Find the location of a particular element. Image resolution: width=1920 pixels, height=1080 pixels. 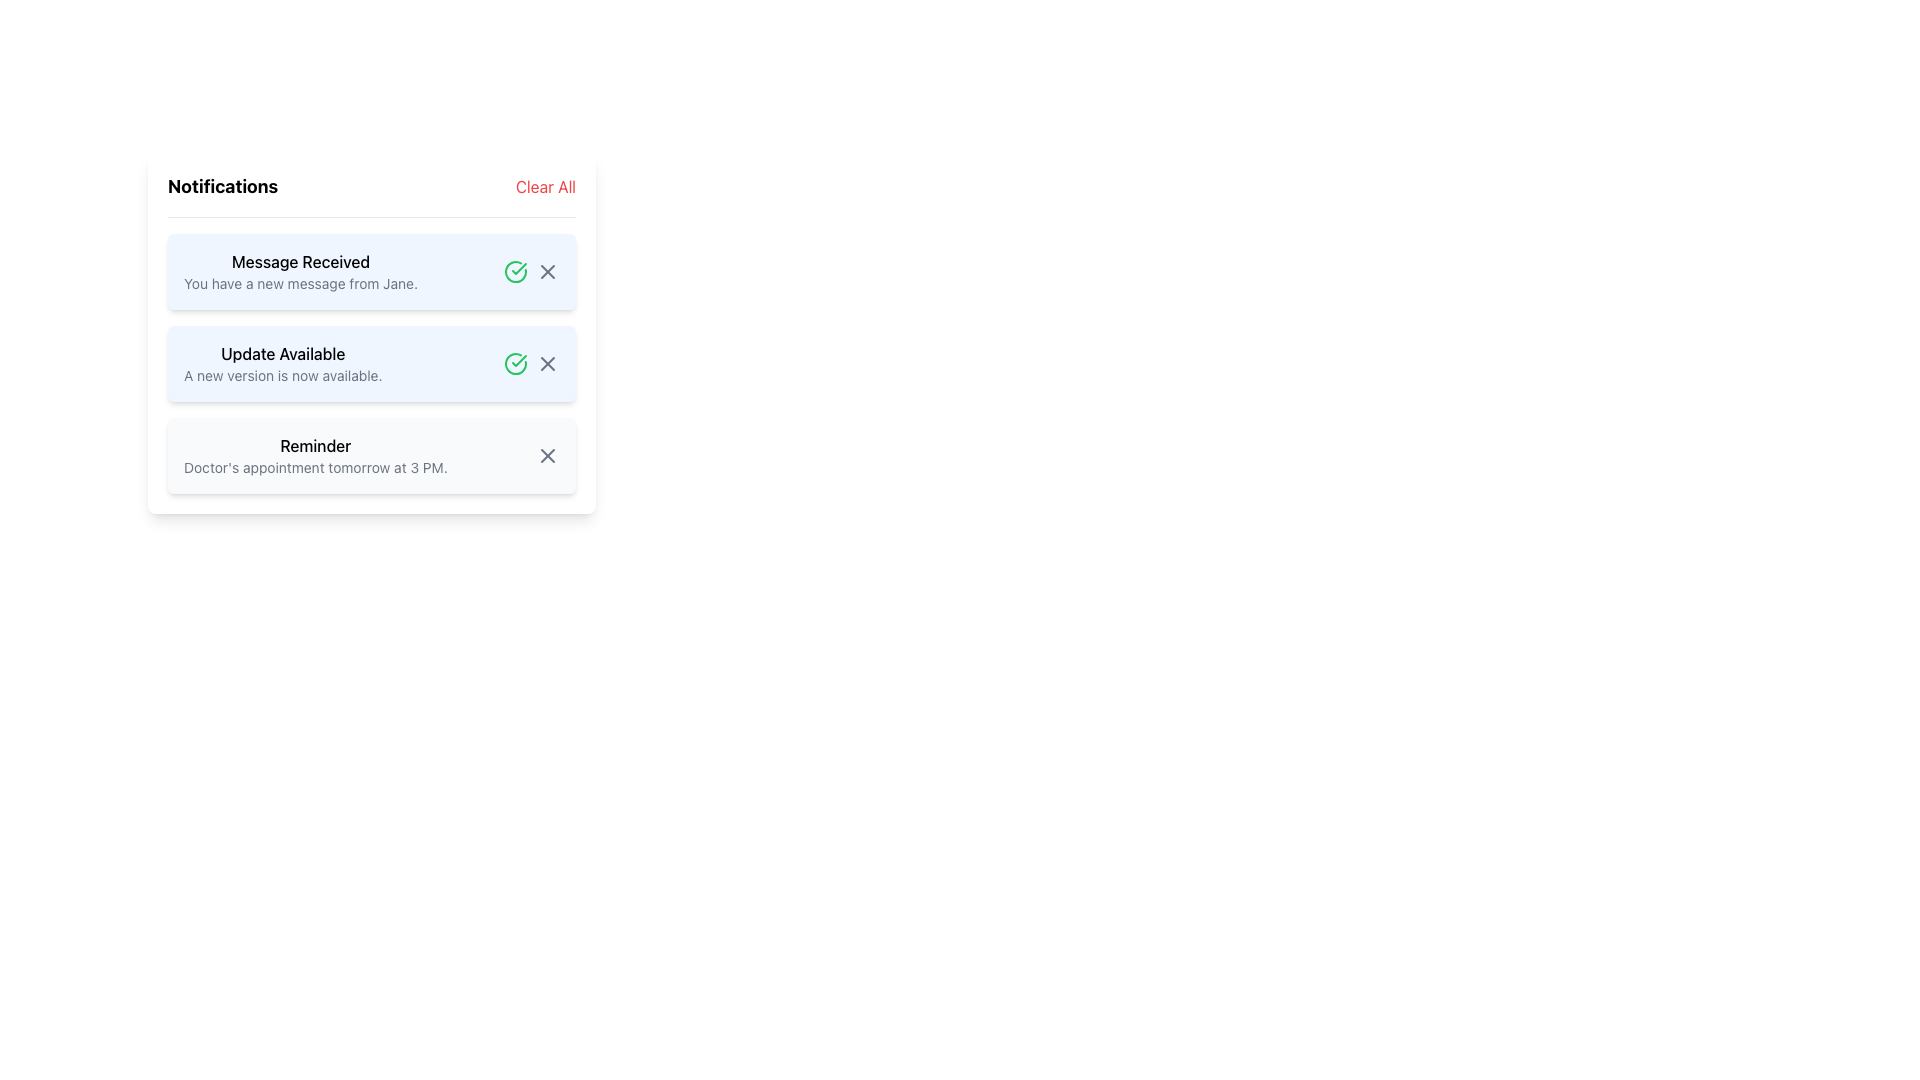

the 'Message Received' notification card that displays a message from Jane, which is the first notification in the list and is highlighted with a light blue background is located at coordinates (300, 272).